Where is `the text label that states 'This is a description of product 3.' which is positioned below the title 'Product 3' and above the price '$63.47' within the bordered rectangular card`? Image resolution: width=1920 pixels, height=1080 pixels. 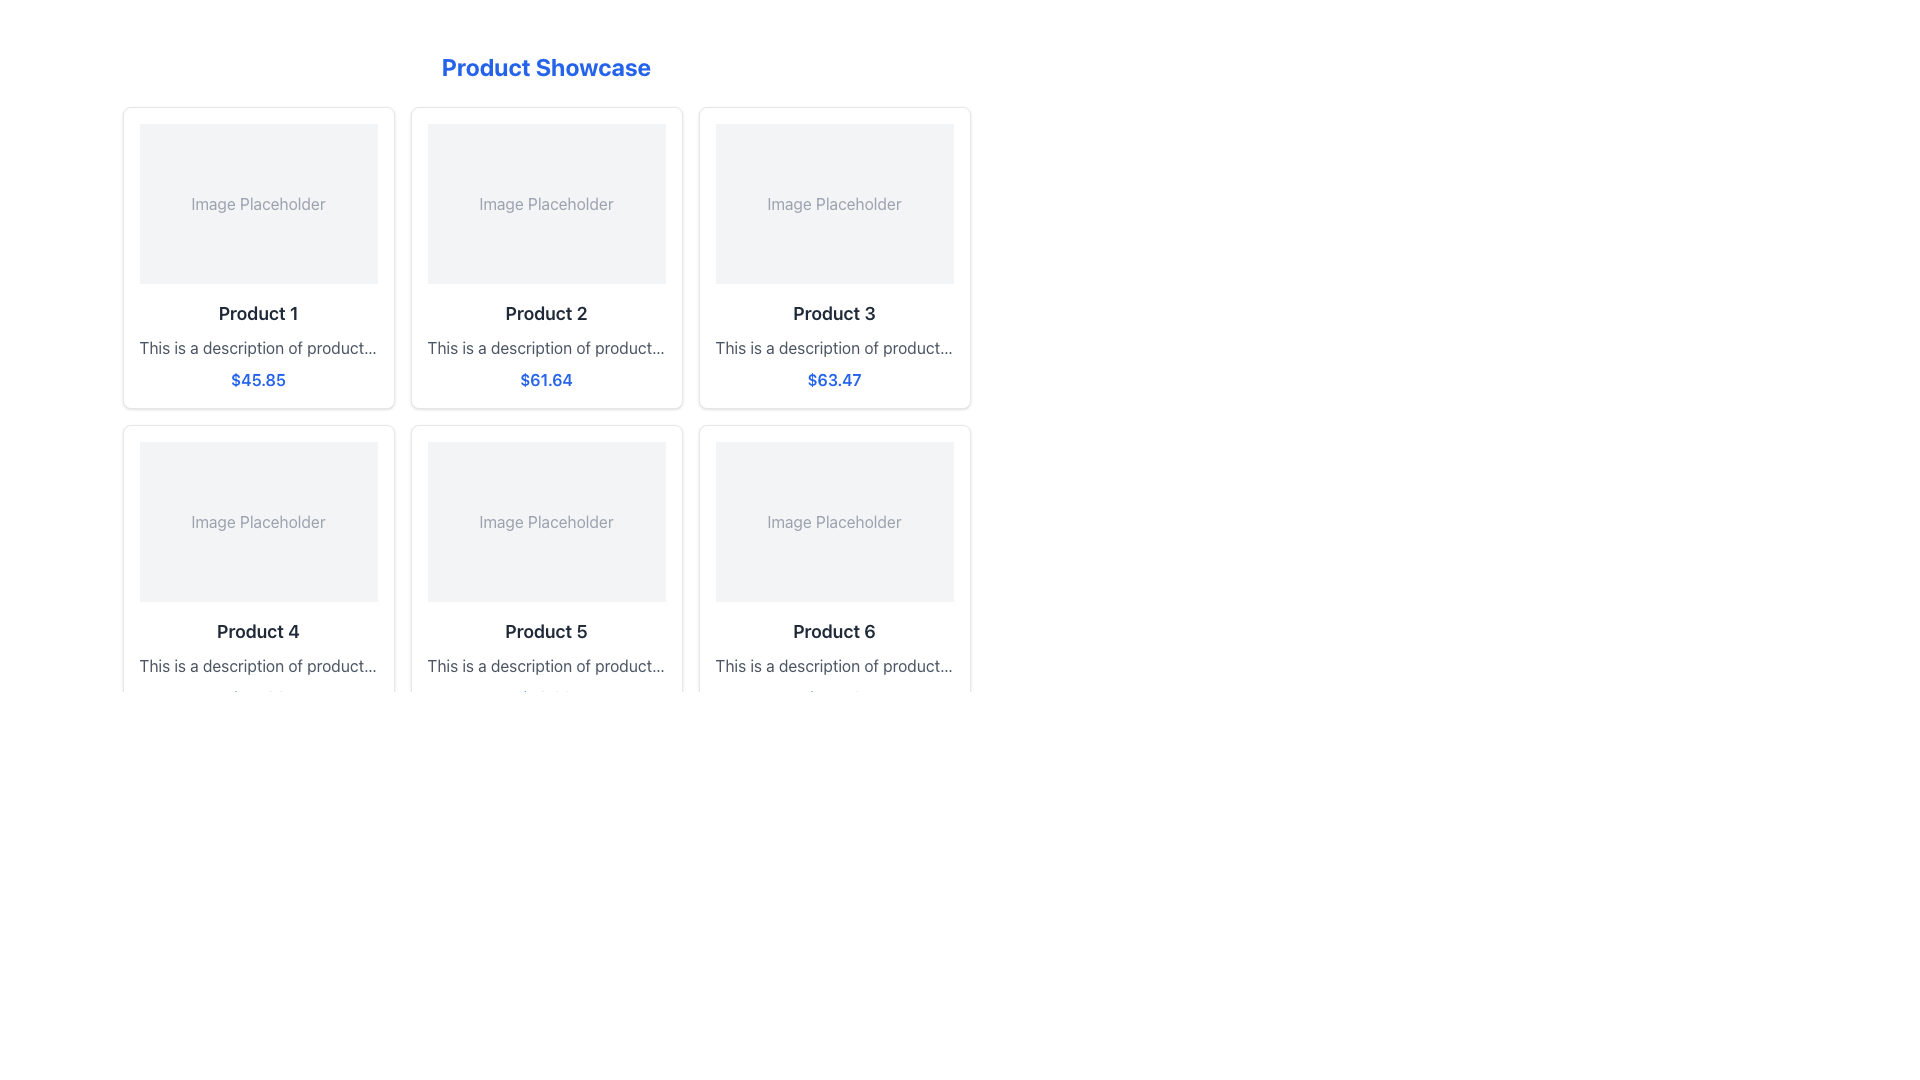 the text label that states 'This is a description of product 3.' which is positioned below the title 'Product 3' and above the price '$63.47' within the bordered rectangular card is located at coordinates (834, 346).